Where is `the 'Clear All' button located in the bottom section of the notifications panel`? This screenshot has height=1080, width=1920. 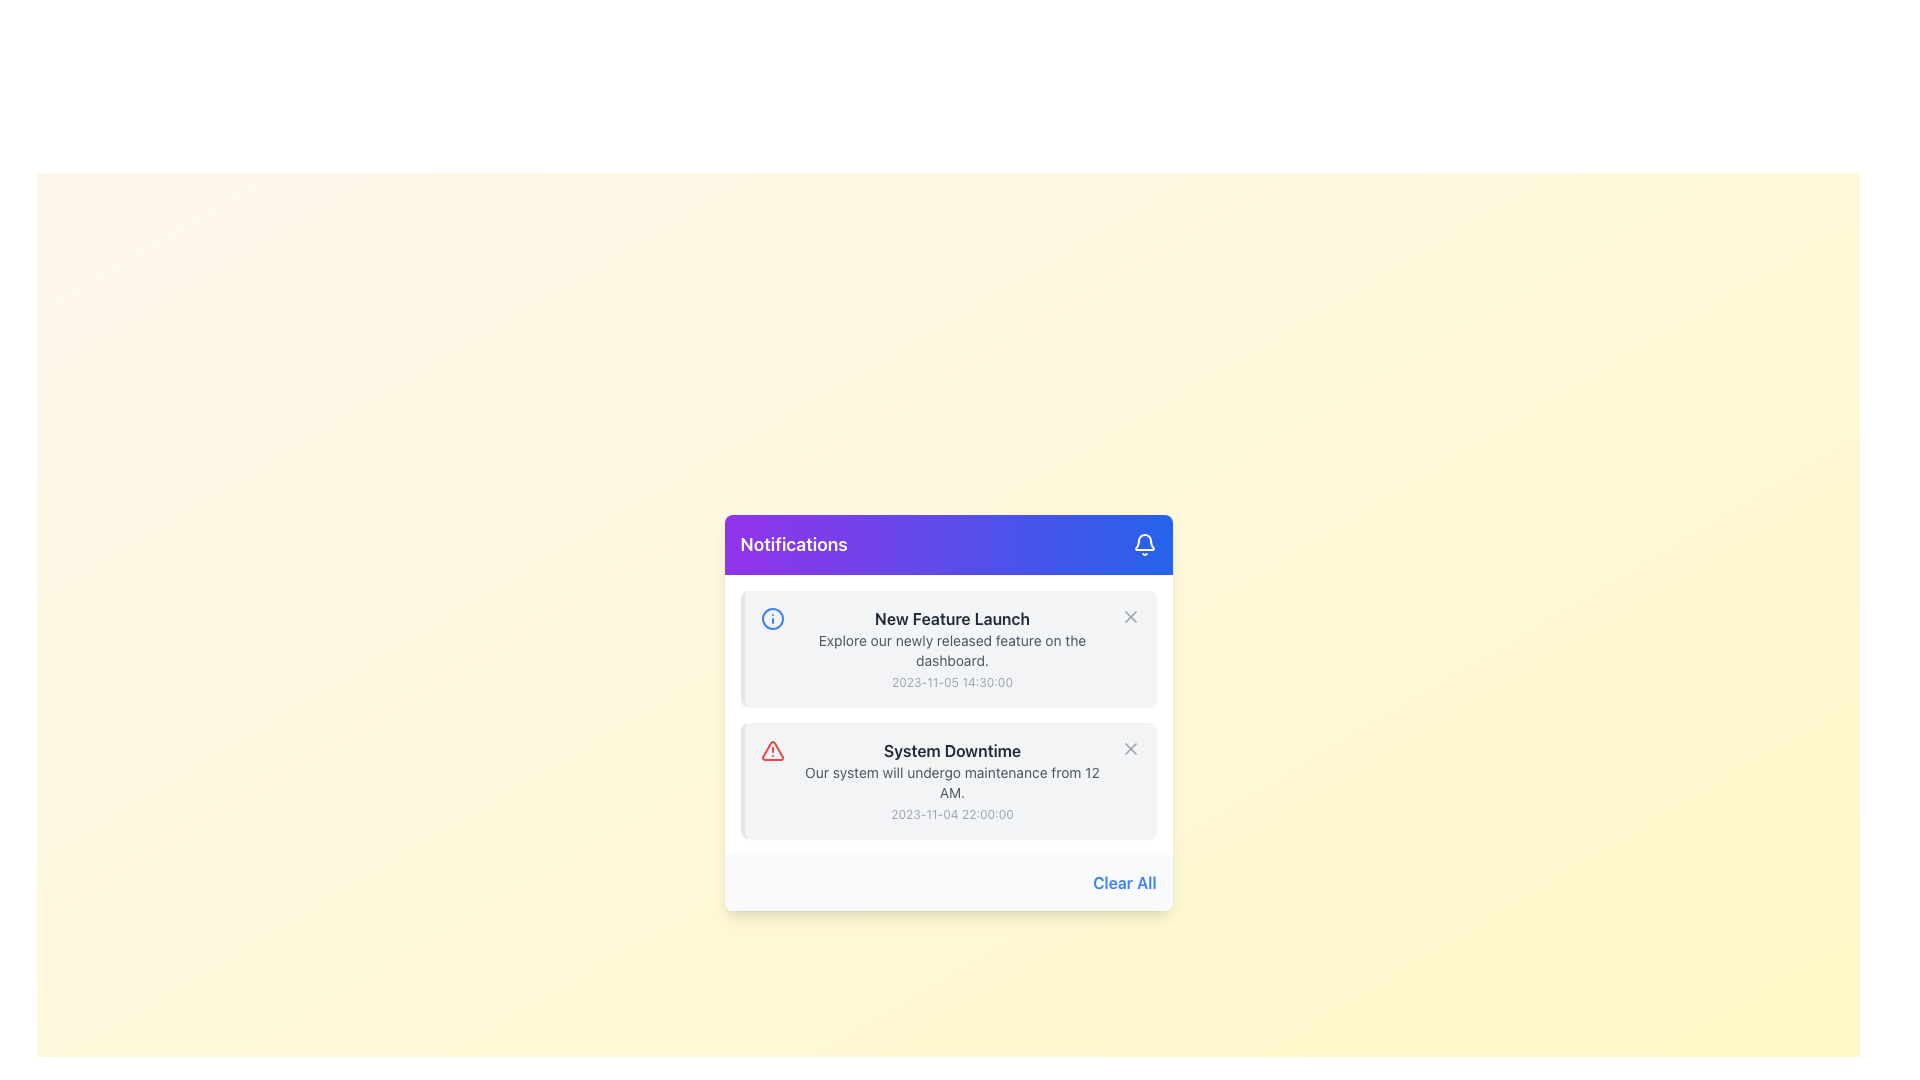 the 'Clear All' button located in the bottom section of the notifications panel is located at coordinates (947, 882).